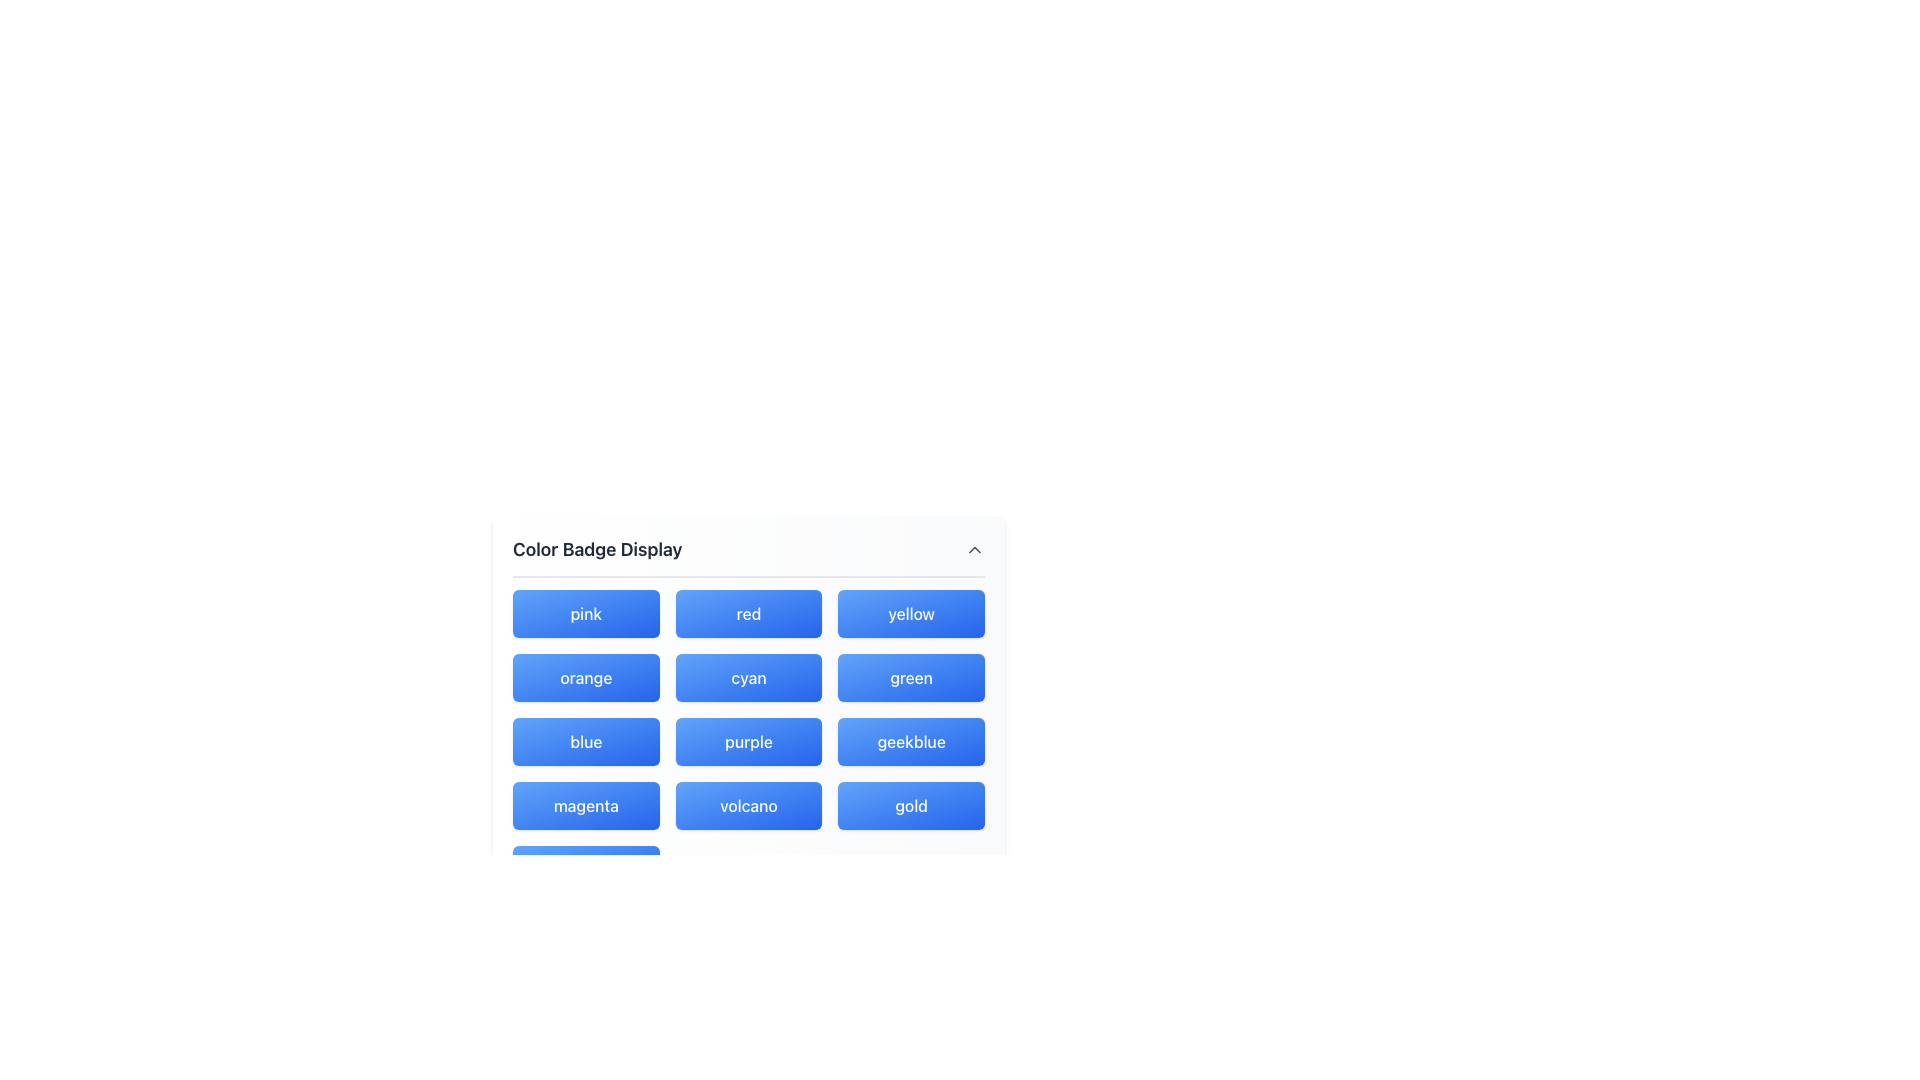  What do you see at coordinates (585, 805) in the screenshot?
I see `the rectangular button with a gradient blue background and the text 'magenta' in white, located in the fourth row and first column of the grid layout` at bounding box center [585, 805].